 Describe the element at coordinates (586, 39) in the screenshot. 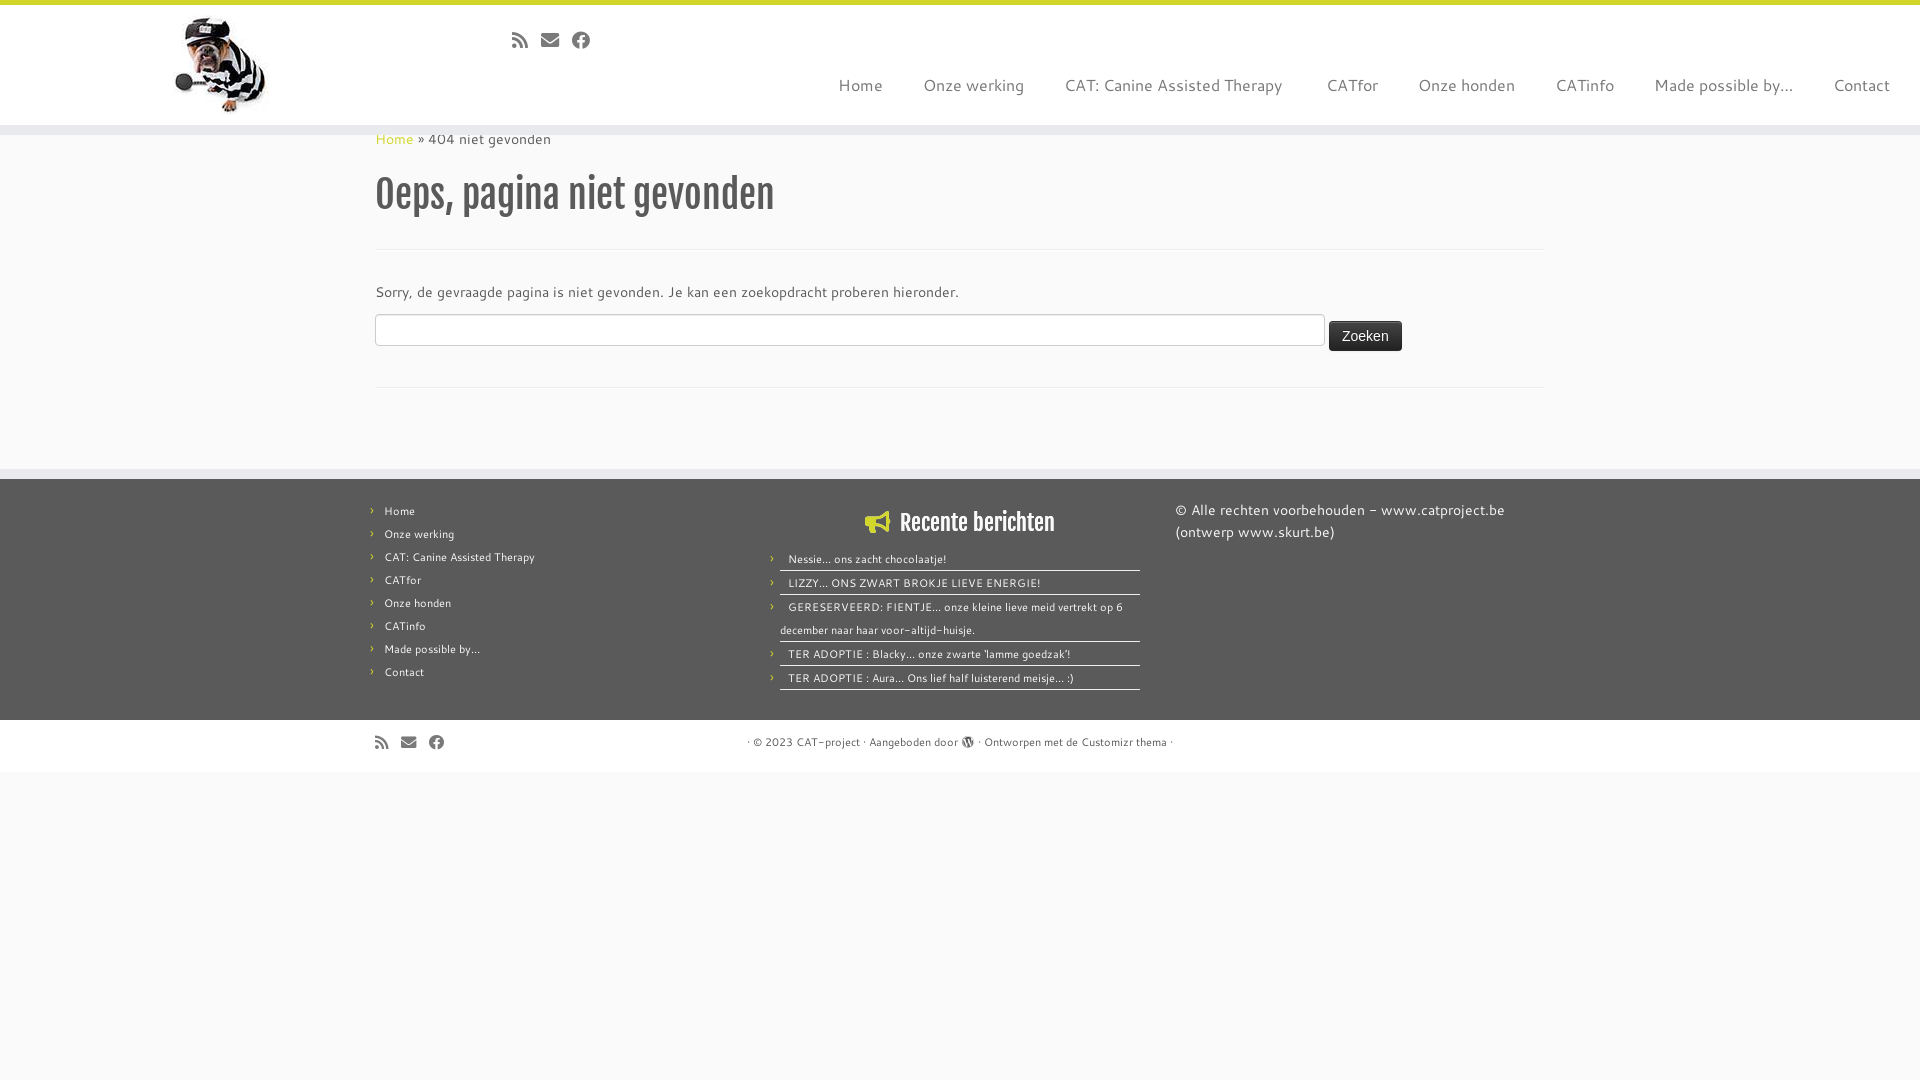

I see `'Volg mij op Facebook'` at that location.